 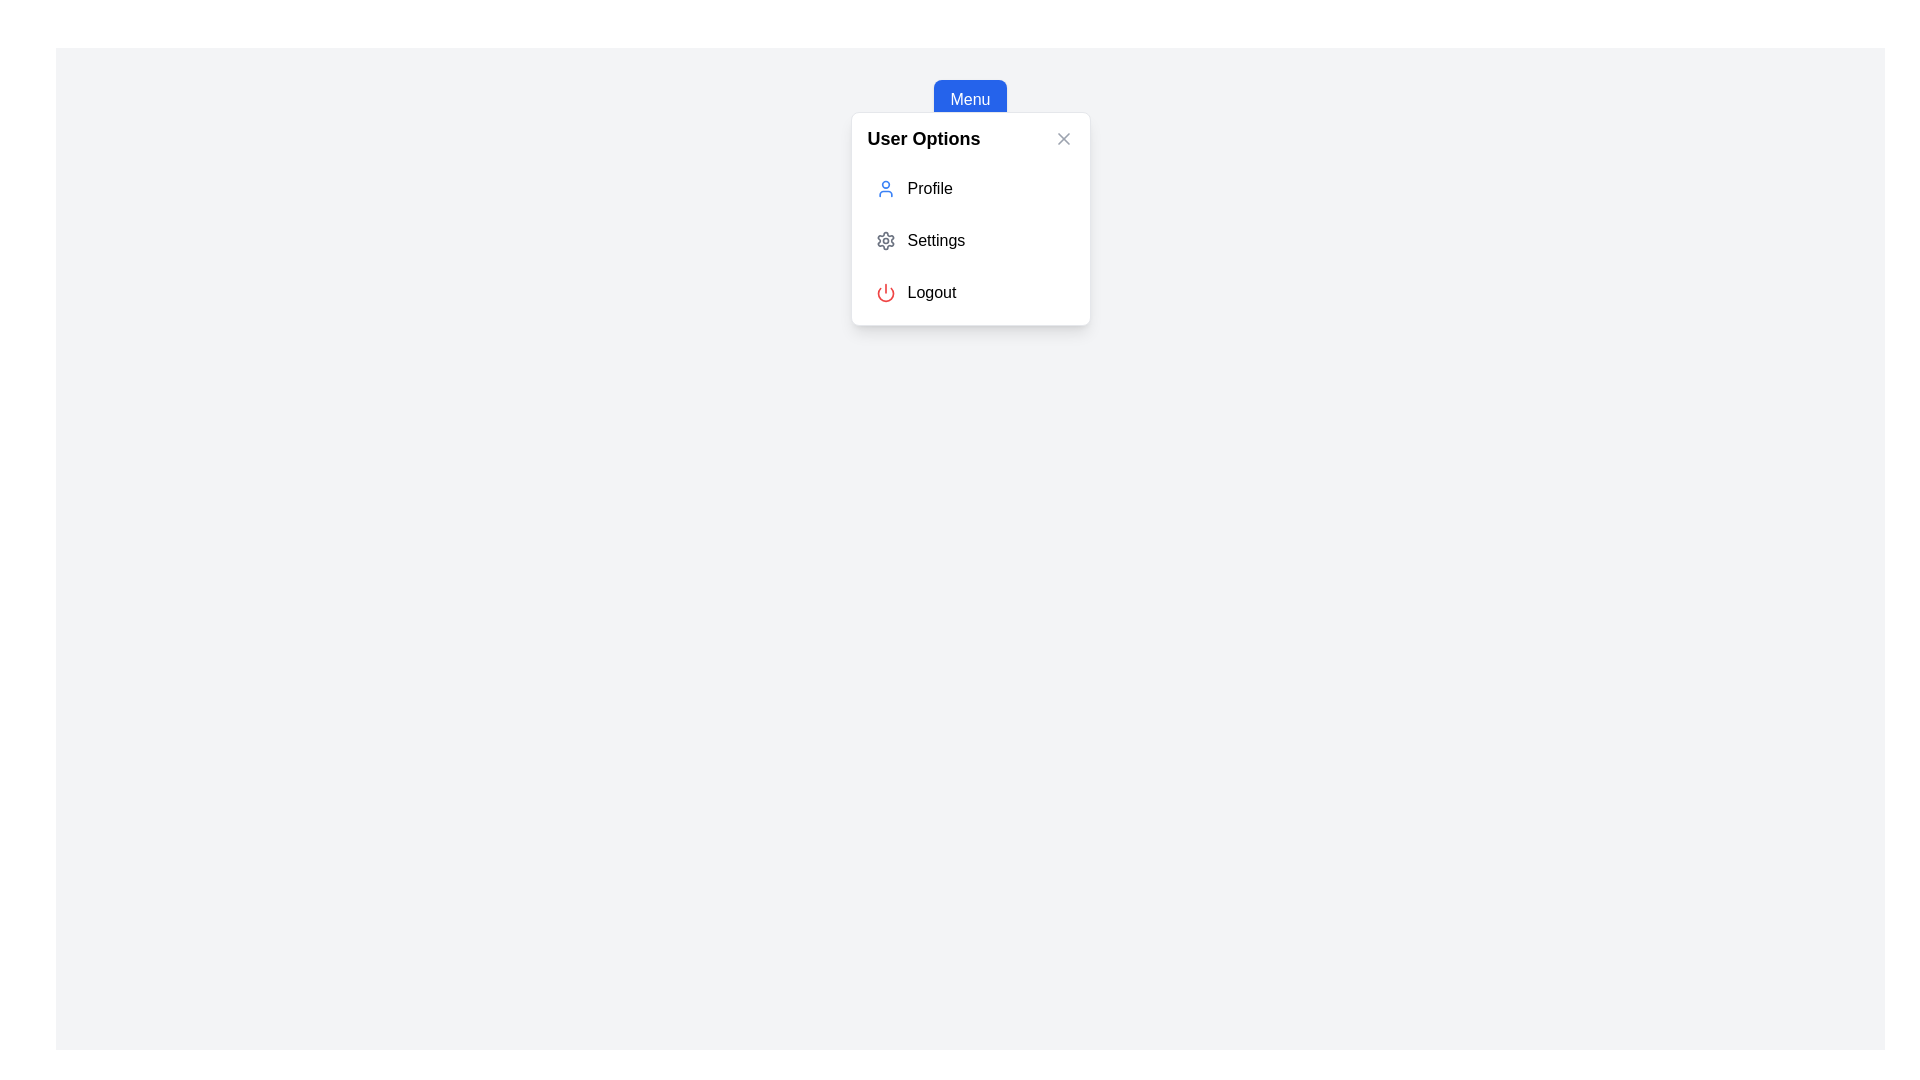 I want to click on the 'Settings' option in the vertical list under the 'User Options' dropdown menu, so click(x=970, y=239).